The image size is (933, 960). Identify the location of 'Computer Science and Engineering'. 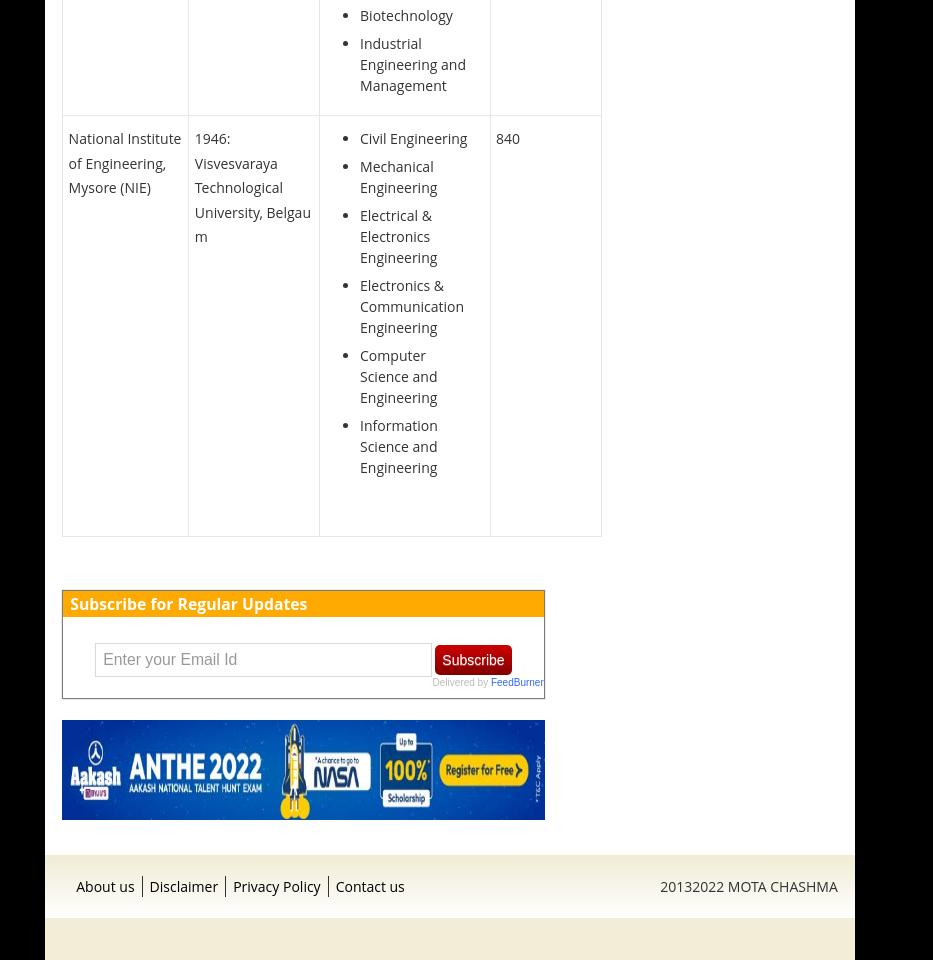
(398, 375).